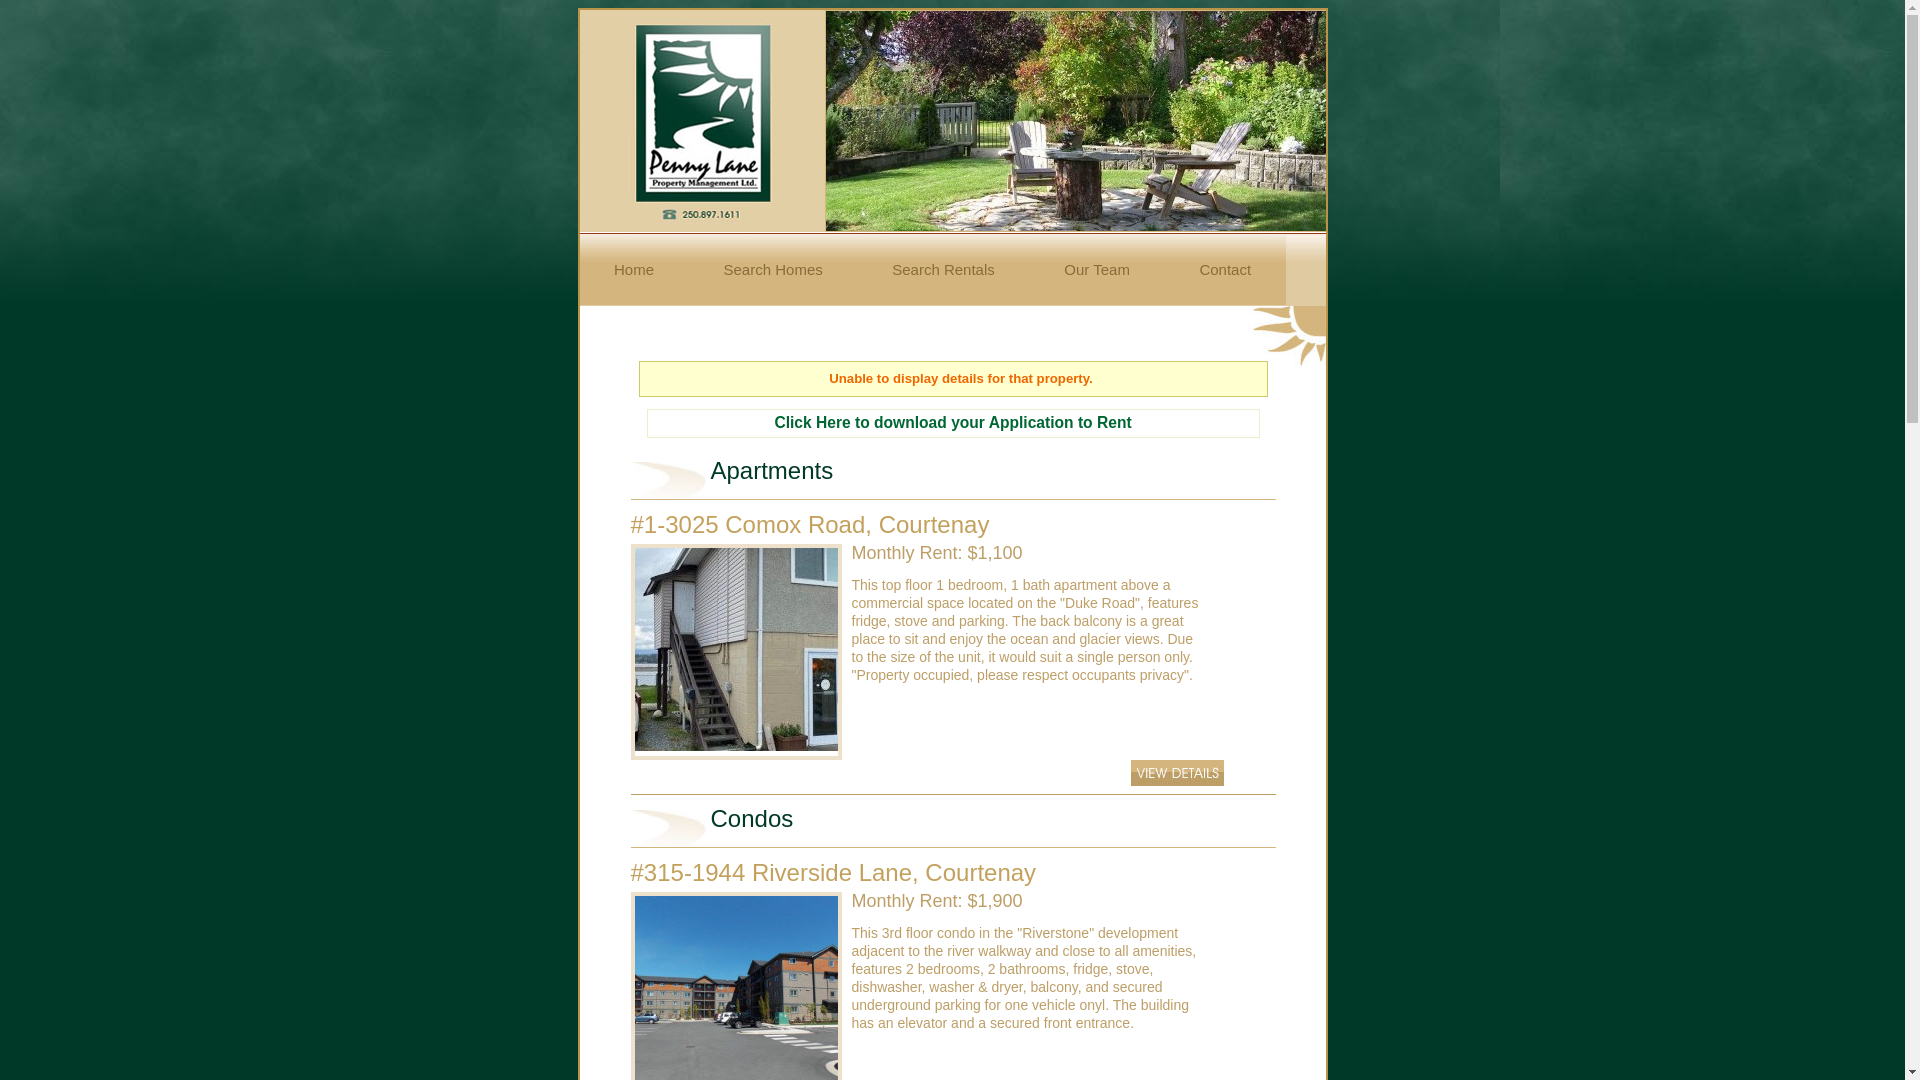 Image resolution: width=1920 pixels, height=1080 pixels. What do you see at coordinates (772, 268) in the screenshot?
I see `'Search Homes'` at bounding box center [772, 268].